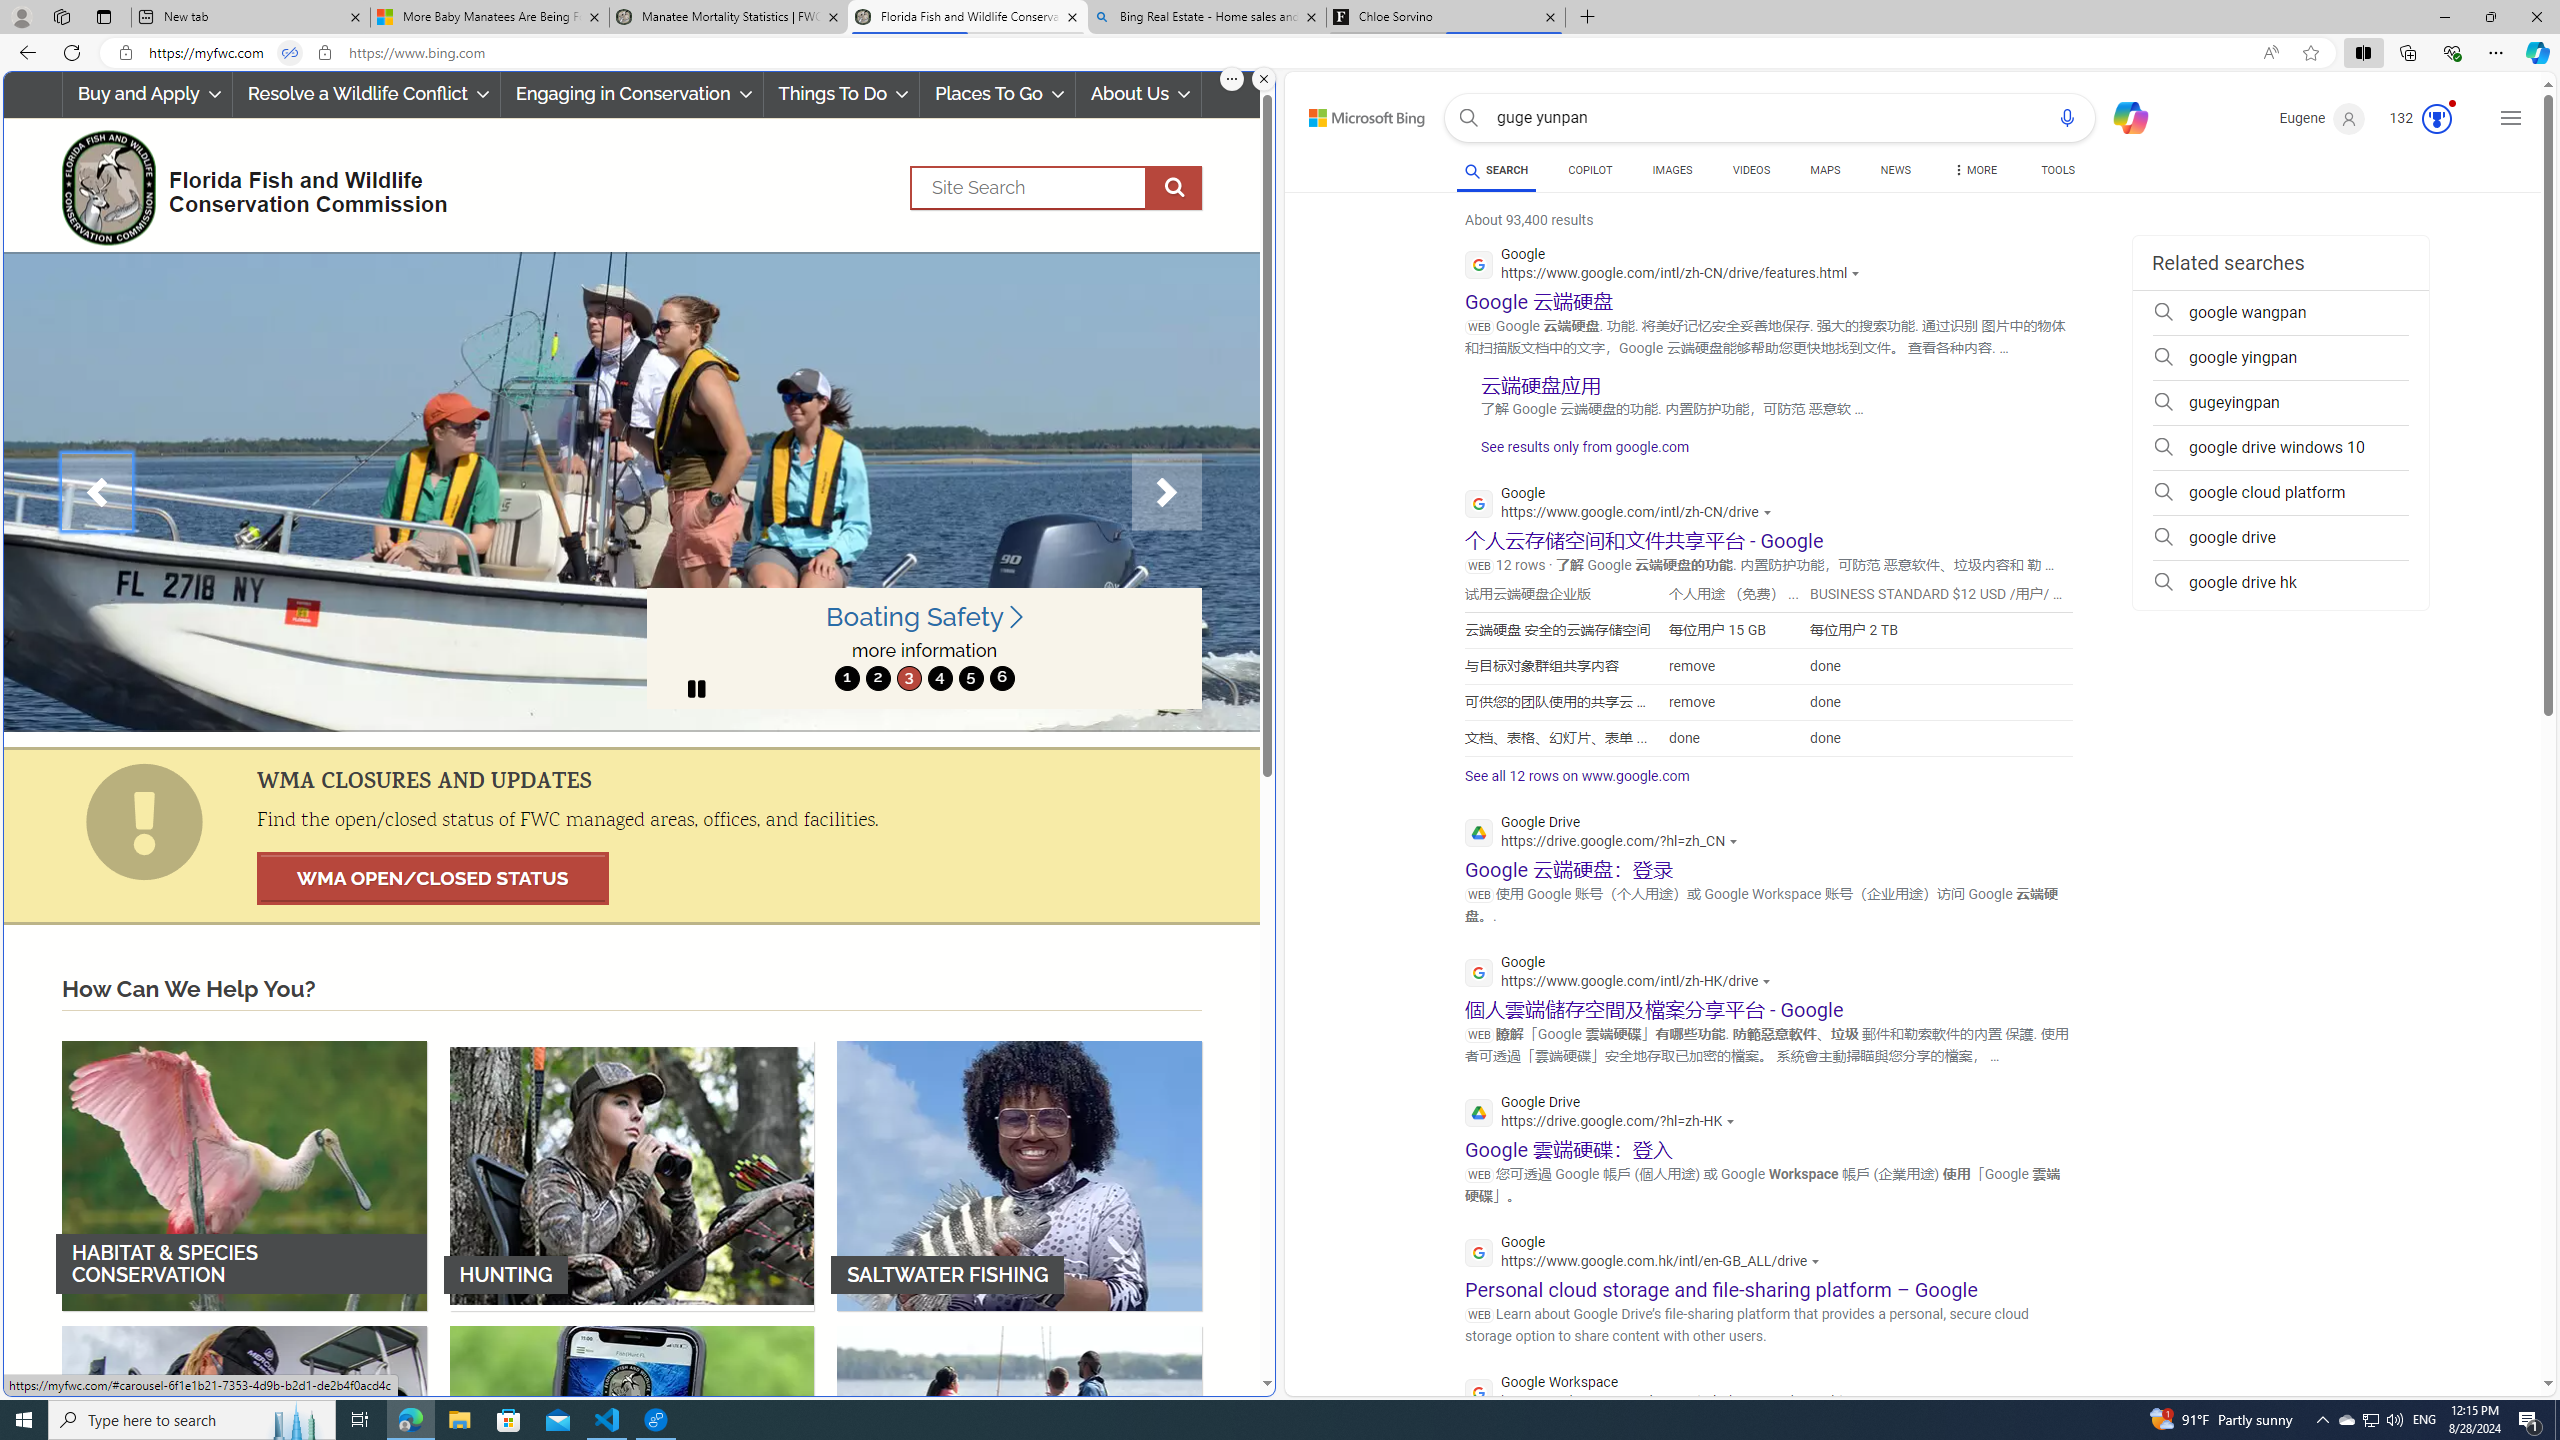 The image size is (2560, 1440). Describe the element at coordinates (1750, 172) in the screenshot. I see `'VIDEOS'` at that location.